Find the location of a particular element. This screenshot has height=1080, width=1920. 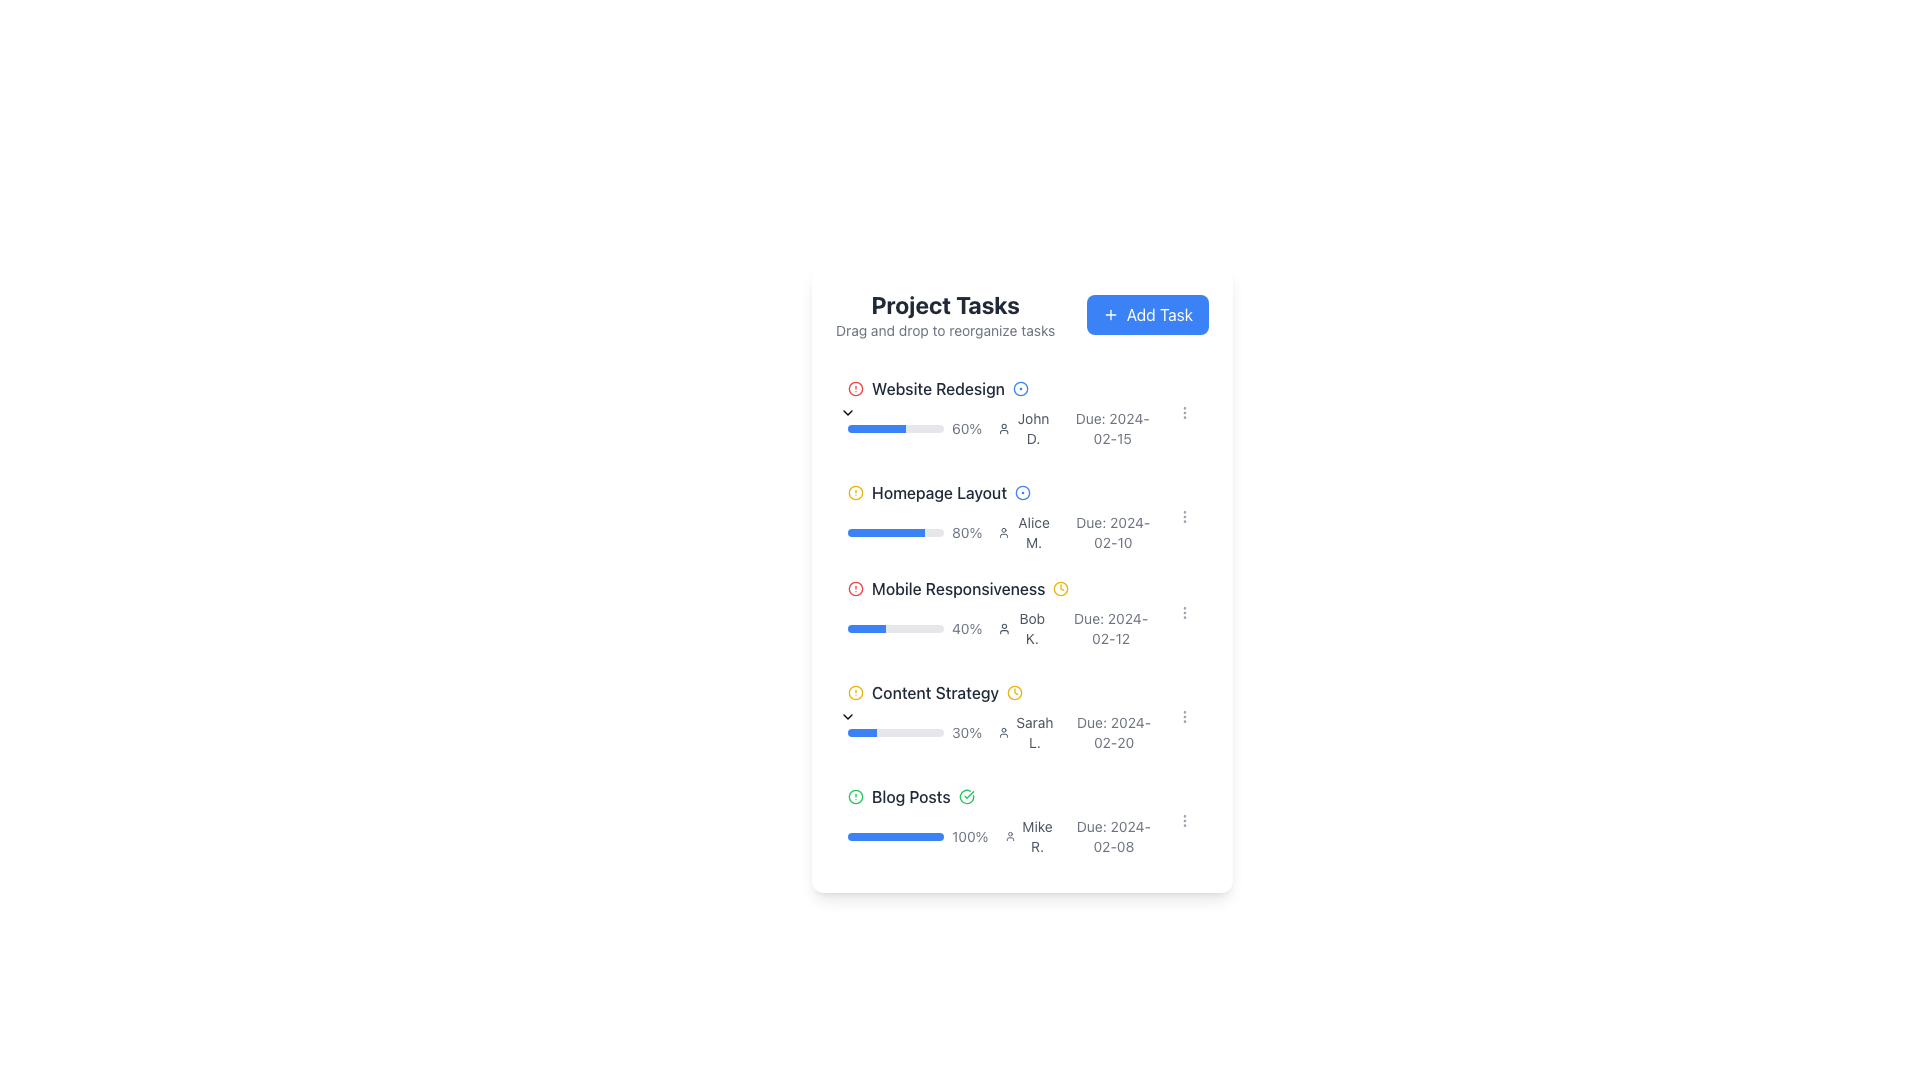

the 'Homepage Layout' text label with alert icons located in the second row of the task list under 'Project Tasks' is located at coordinates (1002, 493).